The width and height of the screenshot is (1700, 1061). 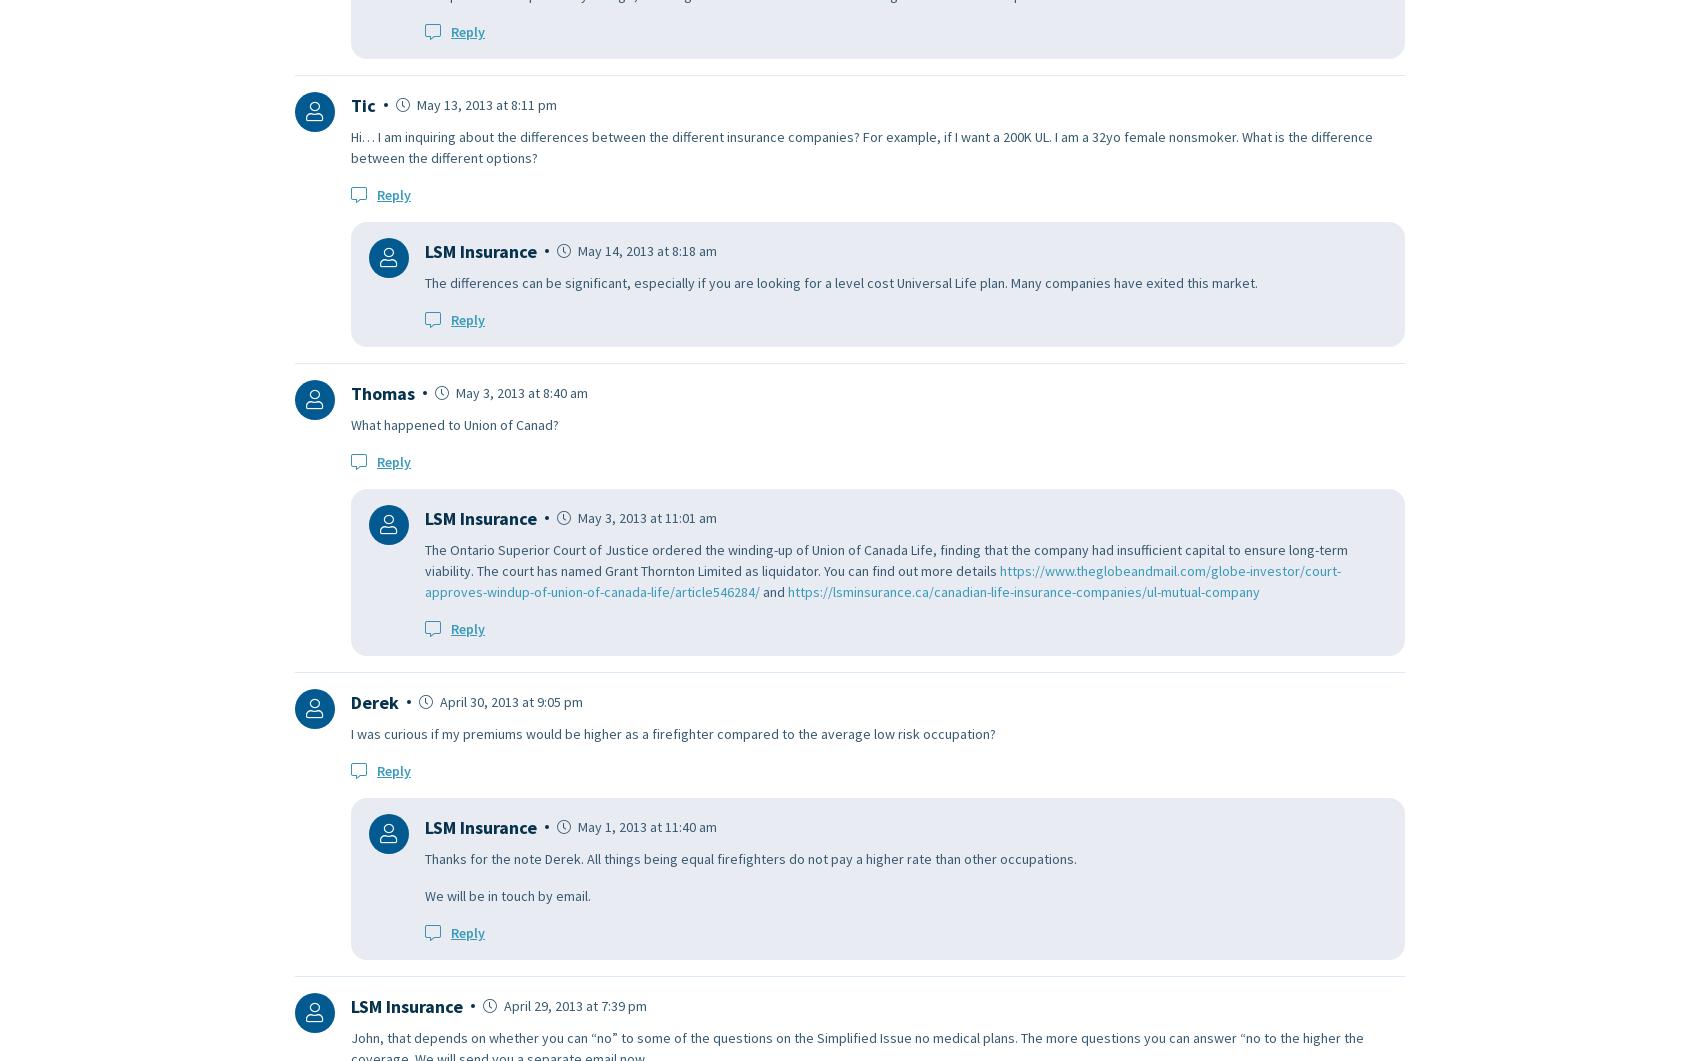 What do you see at coordinates (412, 103) in the screenshot?
I see `'May 13, 2013 at 8:11 pm'` at bounding box center [412, 103].